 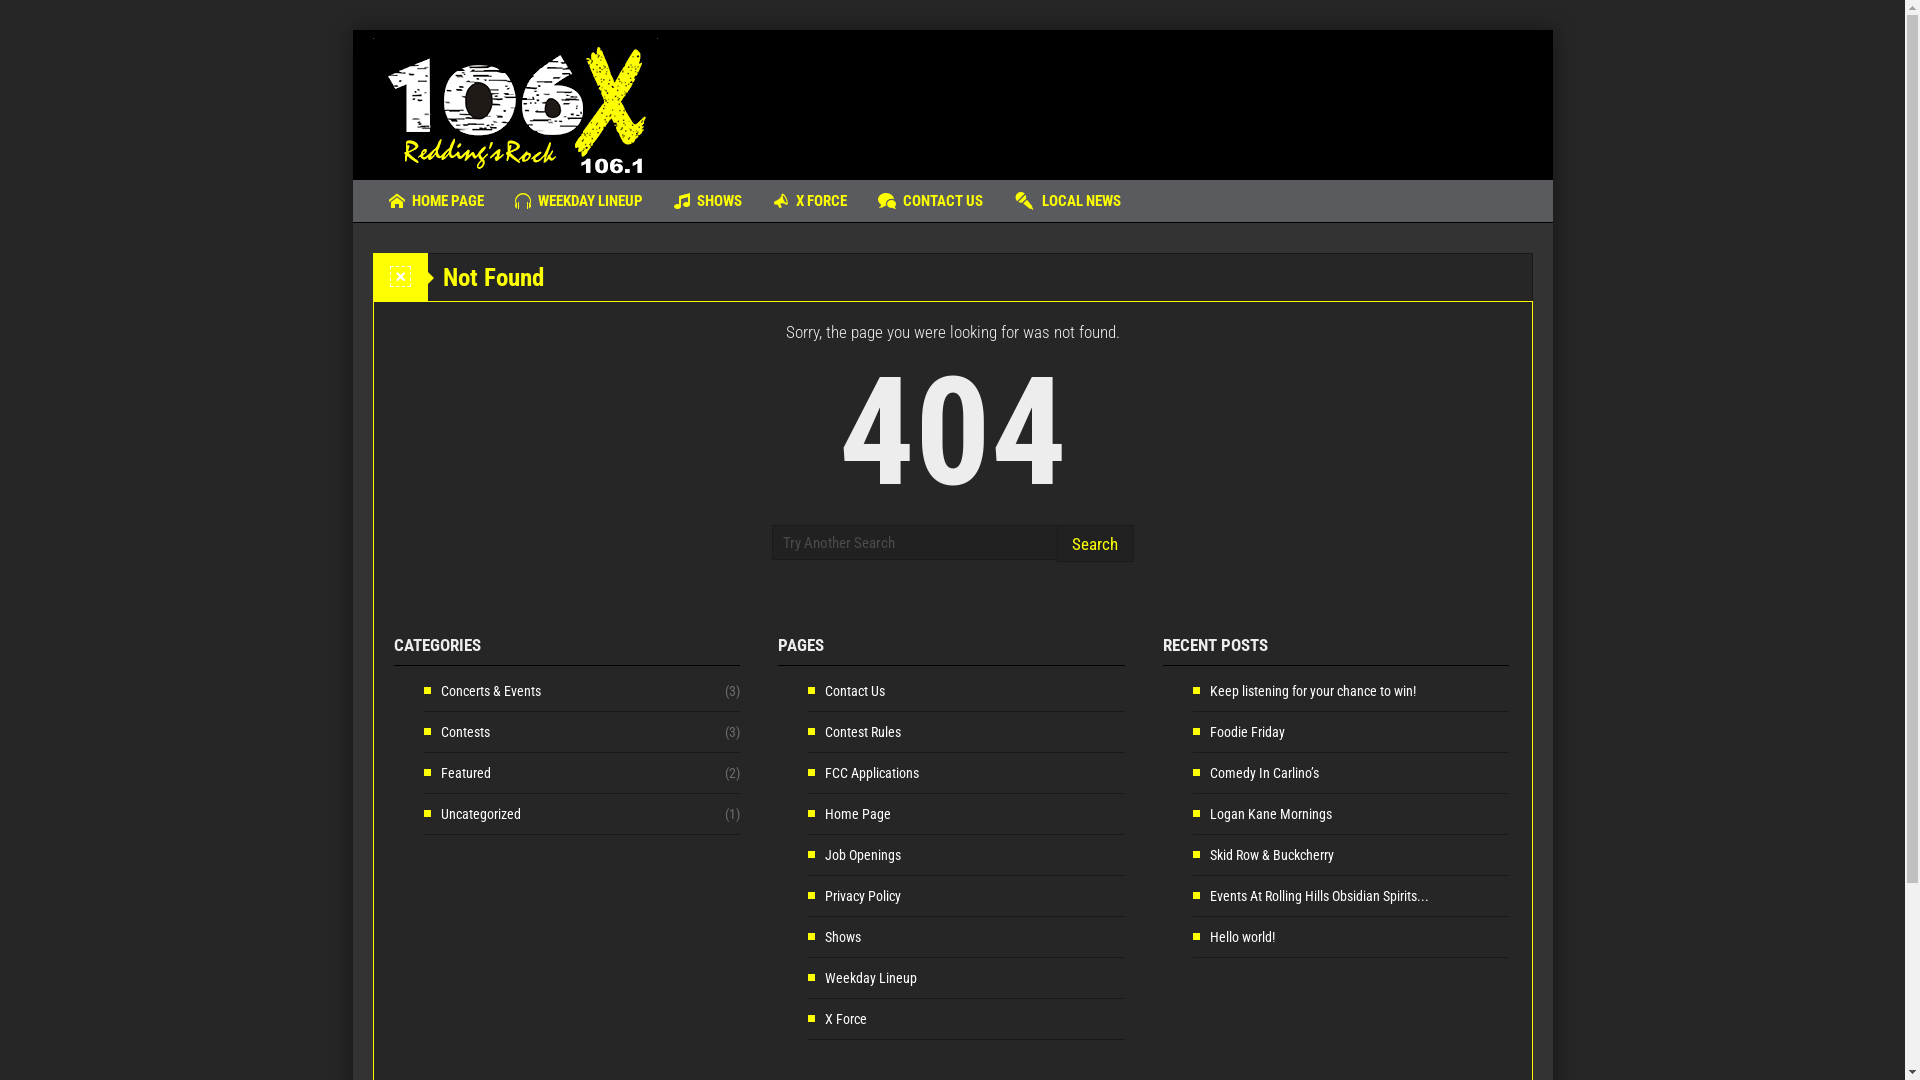 I want to click on 'Uncategorized', so click(x=471, y=813).